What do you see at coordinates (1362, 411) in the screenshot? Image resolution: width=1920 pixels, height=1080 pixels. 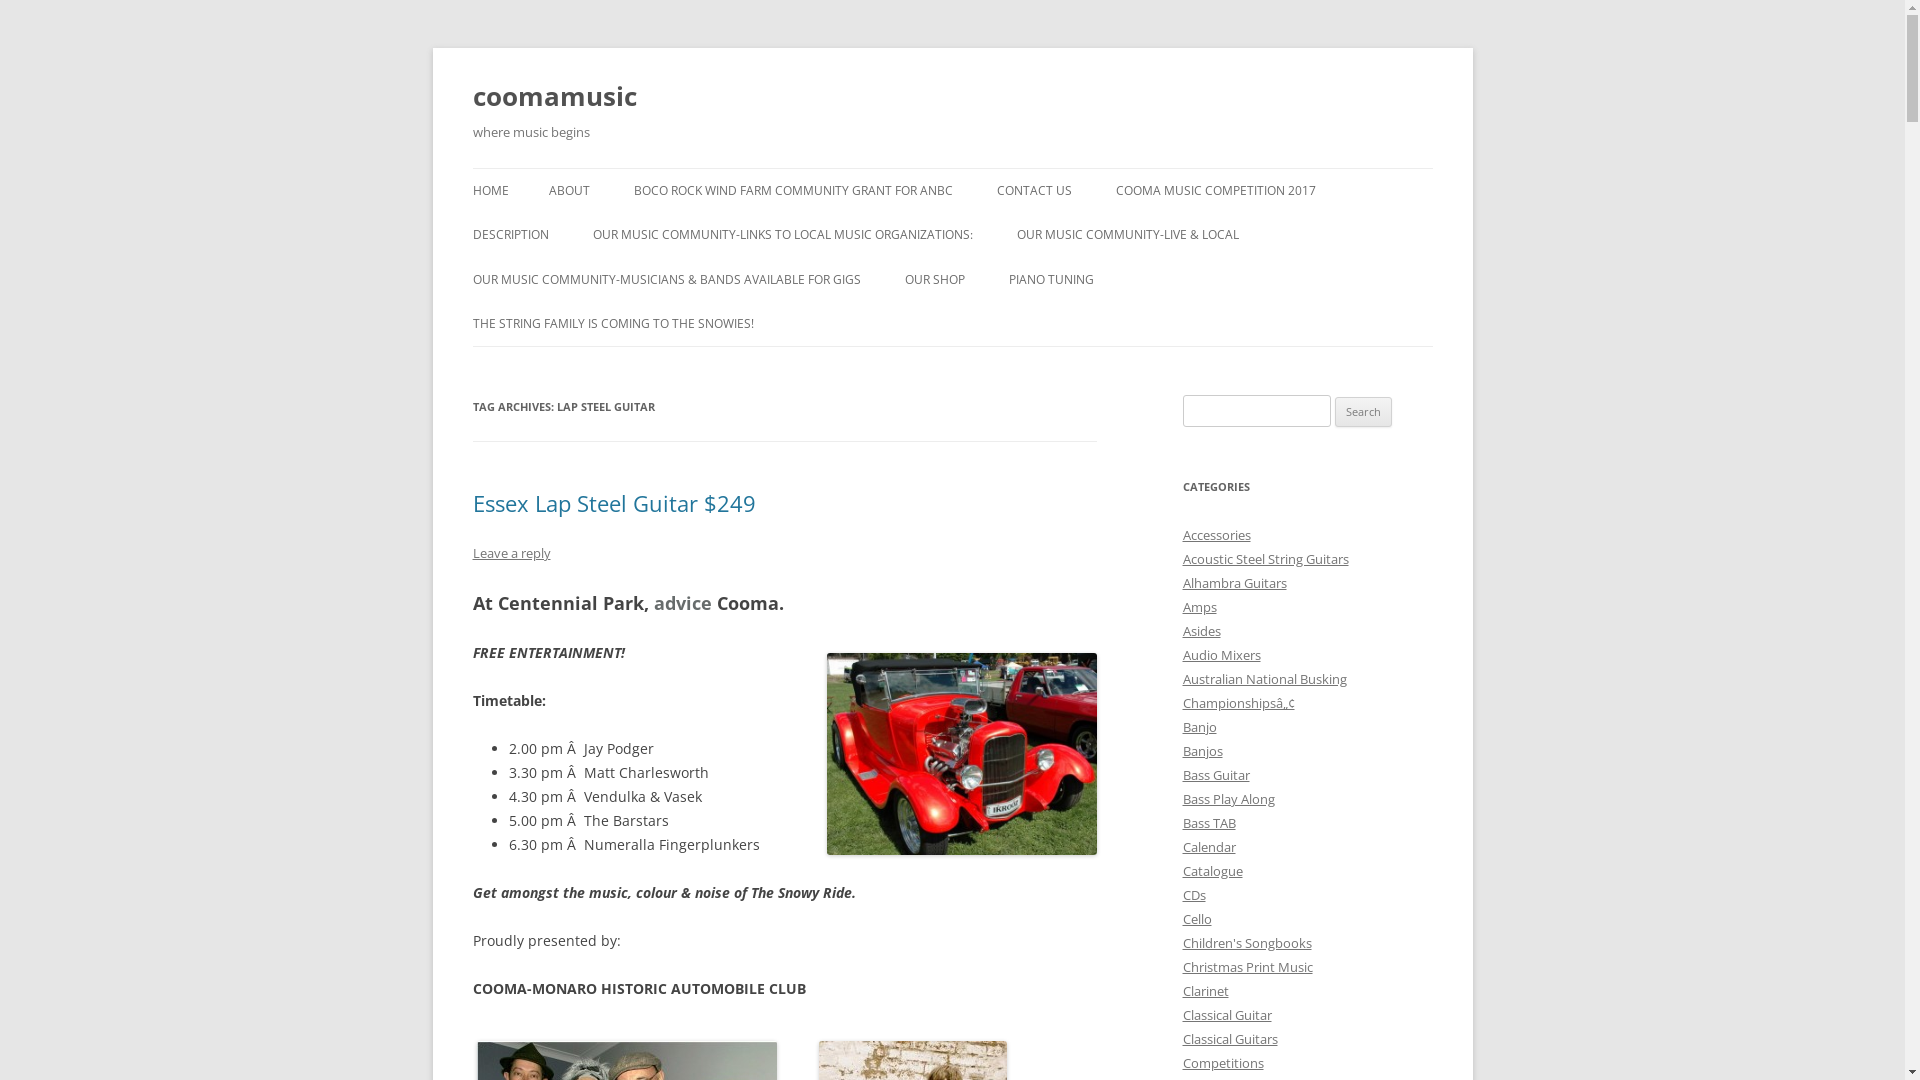 I see `'Search'` at bounding box center [1362, 411].